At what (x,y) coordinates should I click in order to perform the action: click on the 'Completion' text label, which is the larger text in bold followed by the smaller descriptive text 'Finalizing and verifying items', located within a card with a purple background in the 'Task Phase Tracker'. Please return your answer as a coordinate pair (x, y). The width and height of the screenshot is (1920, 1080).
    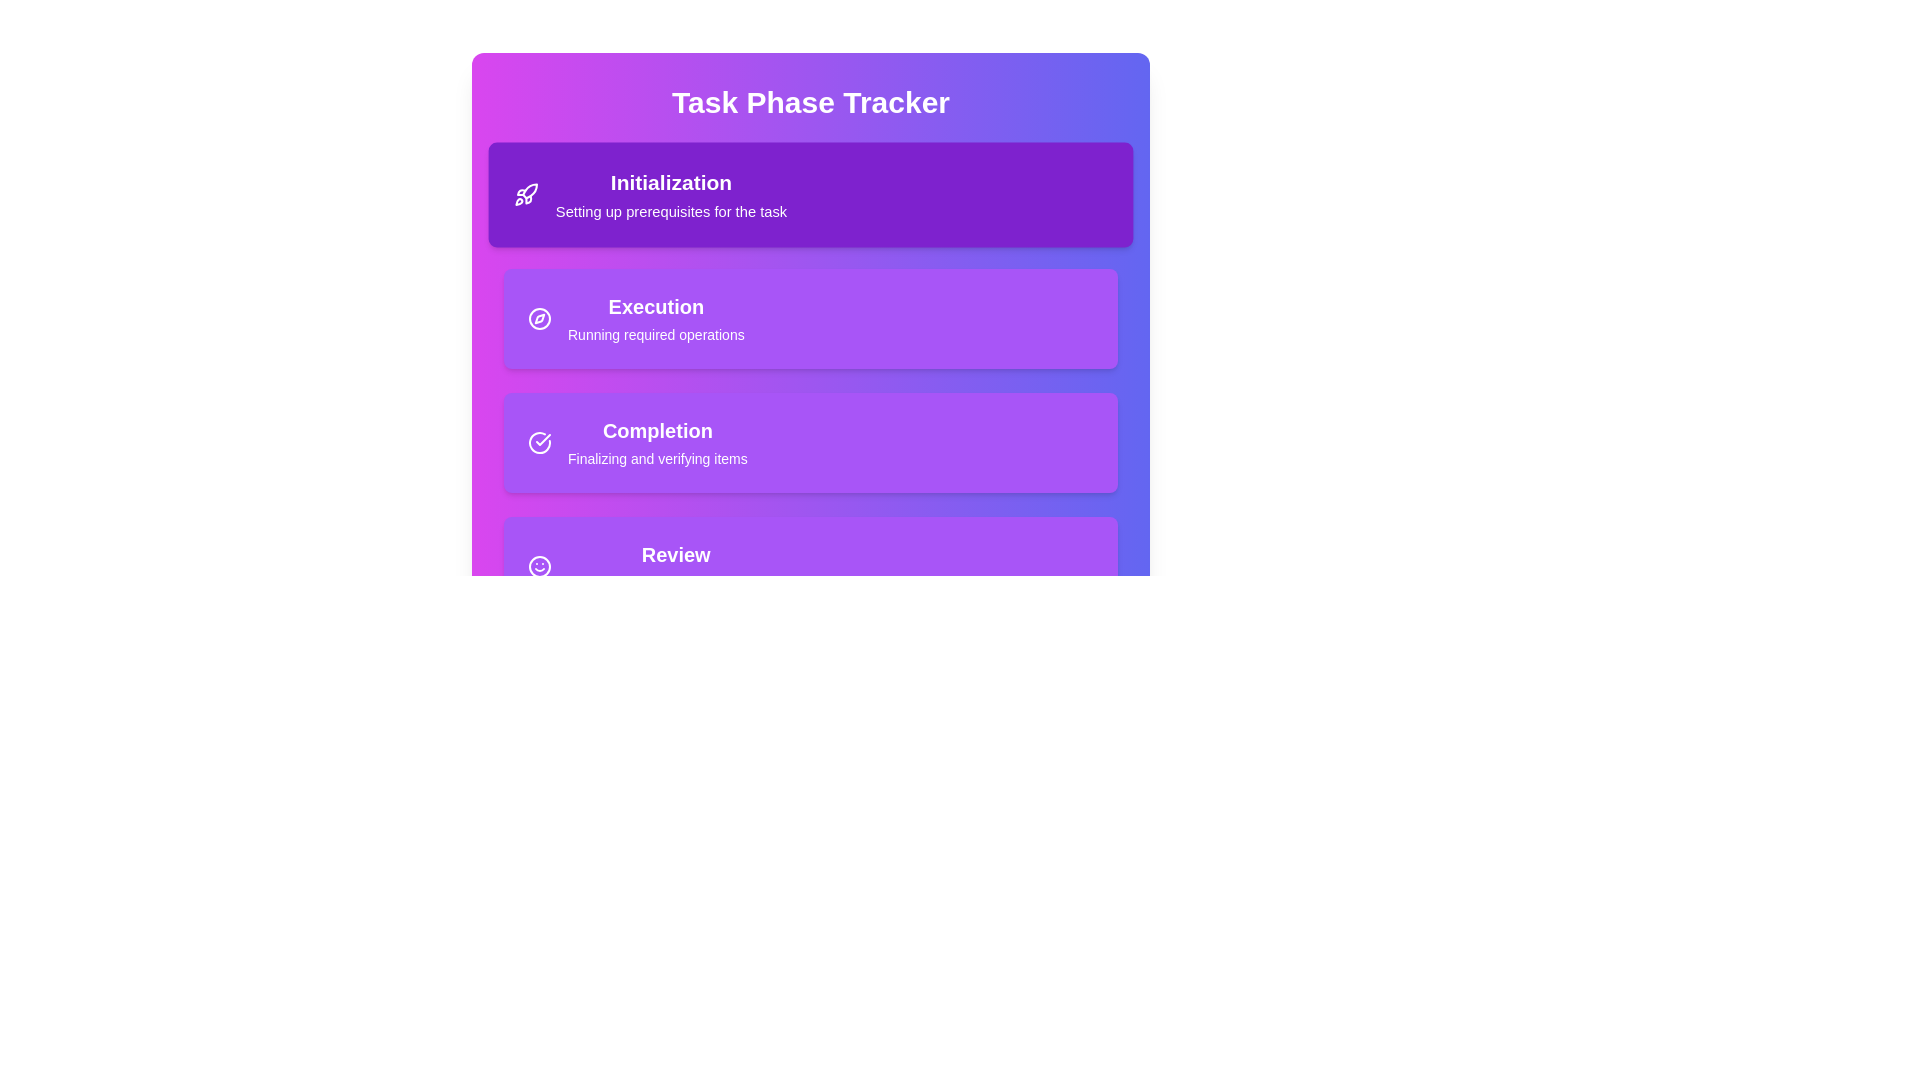
    Looking at the image, I should click on (657, 442).